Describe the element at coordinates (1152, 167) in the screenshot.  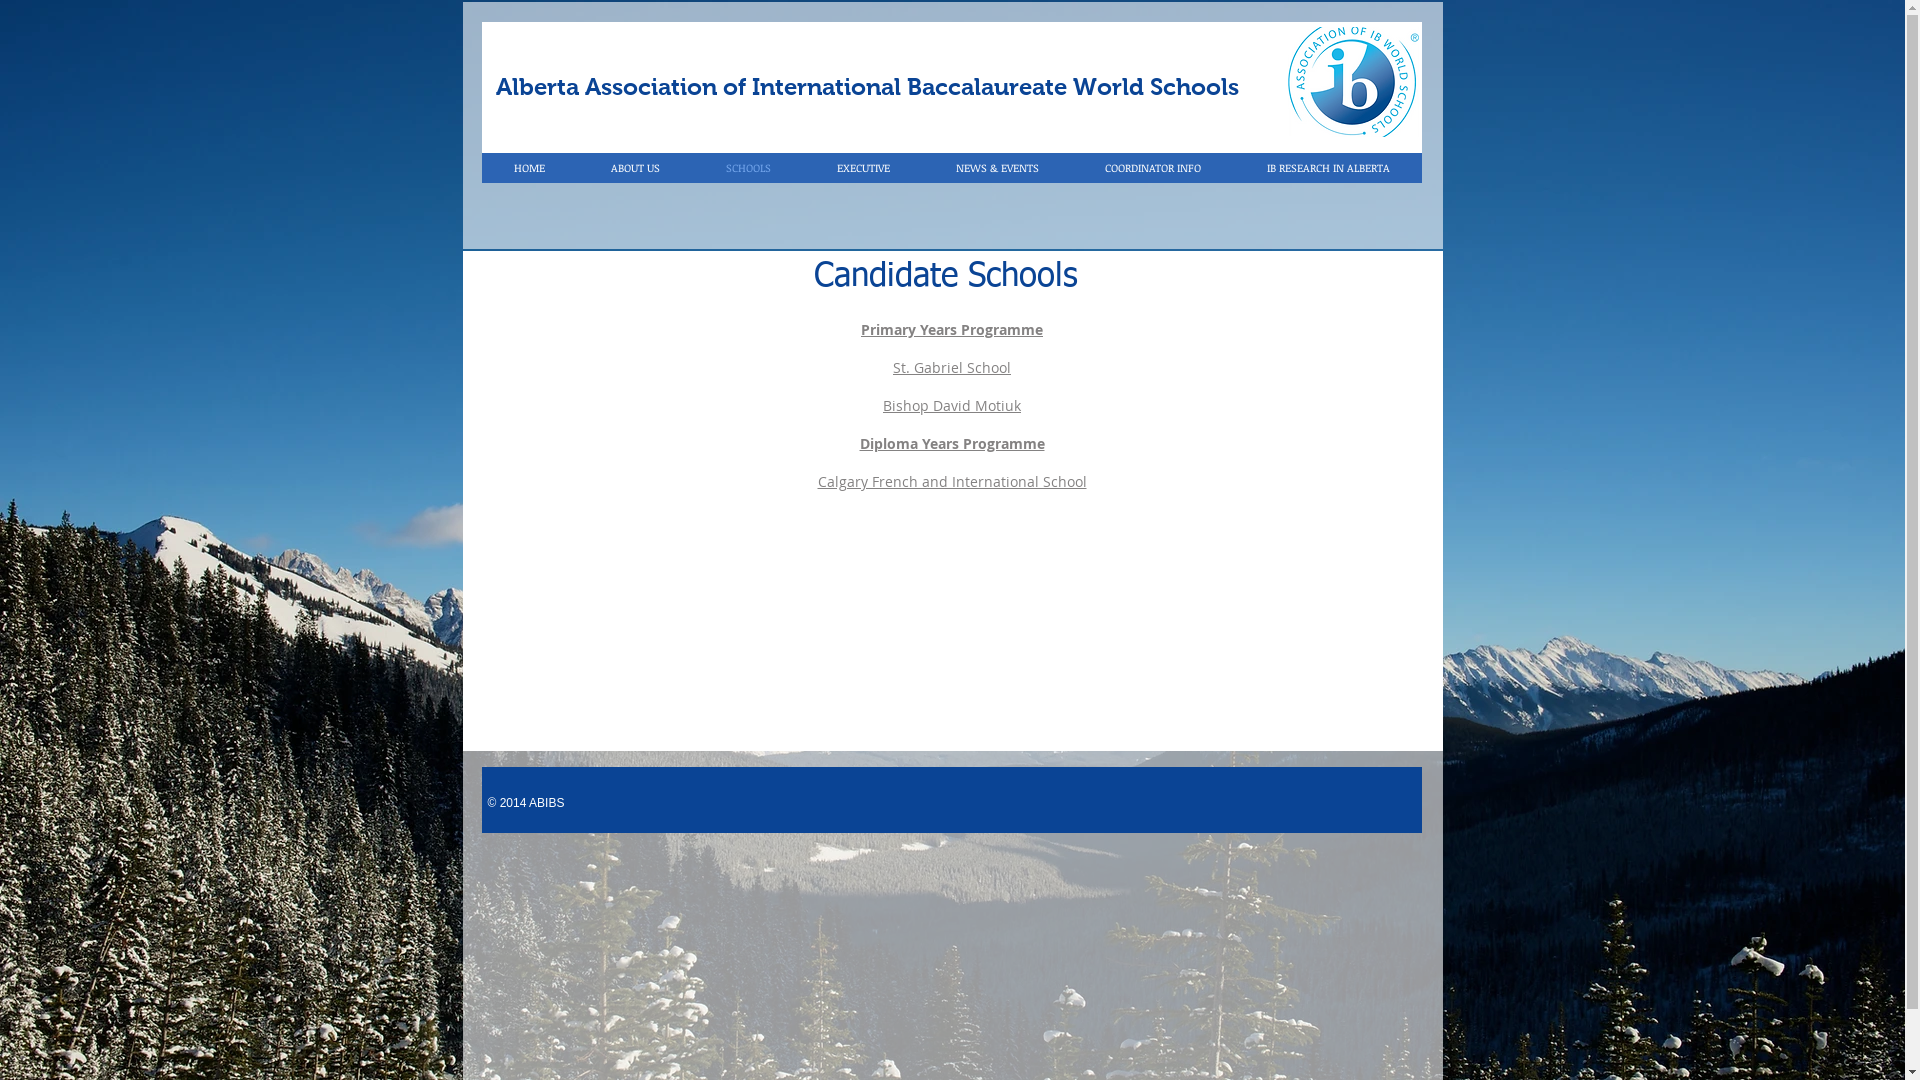
I see `'COORDINATOR INFO'` at that location.